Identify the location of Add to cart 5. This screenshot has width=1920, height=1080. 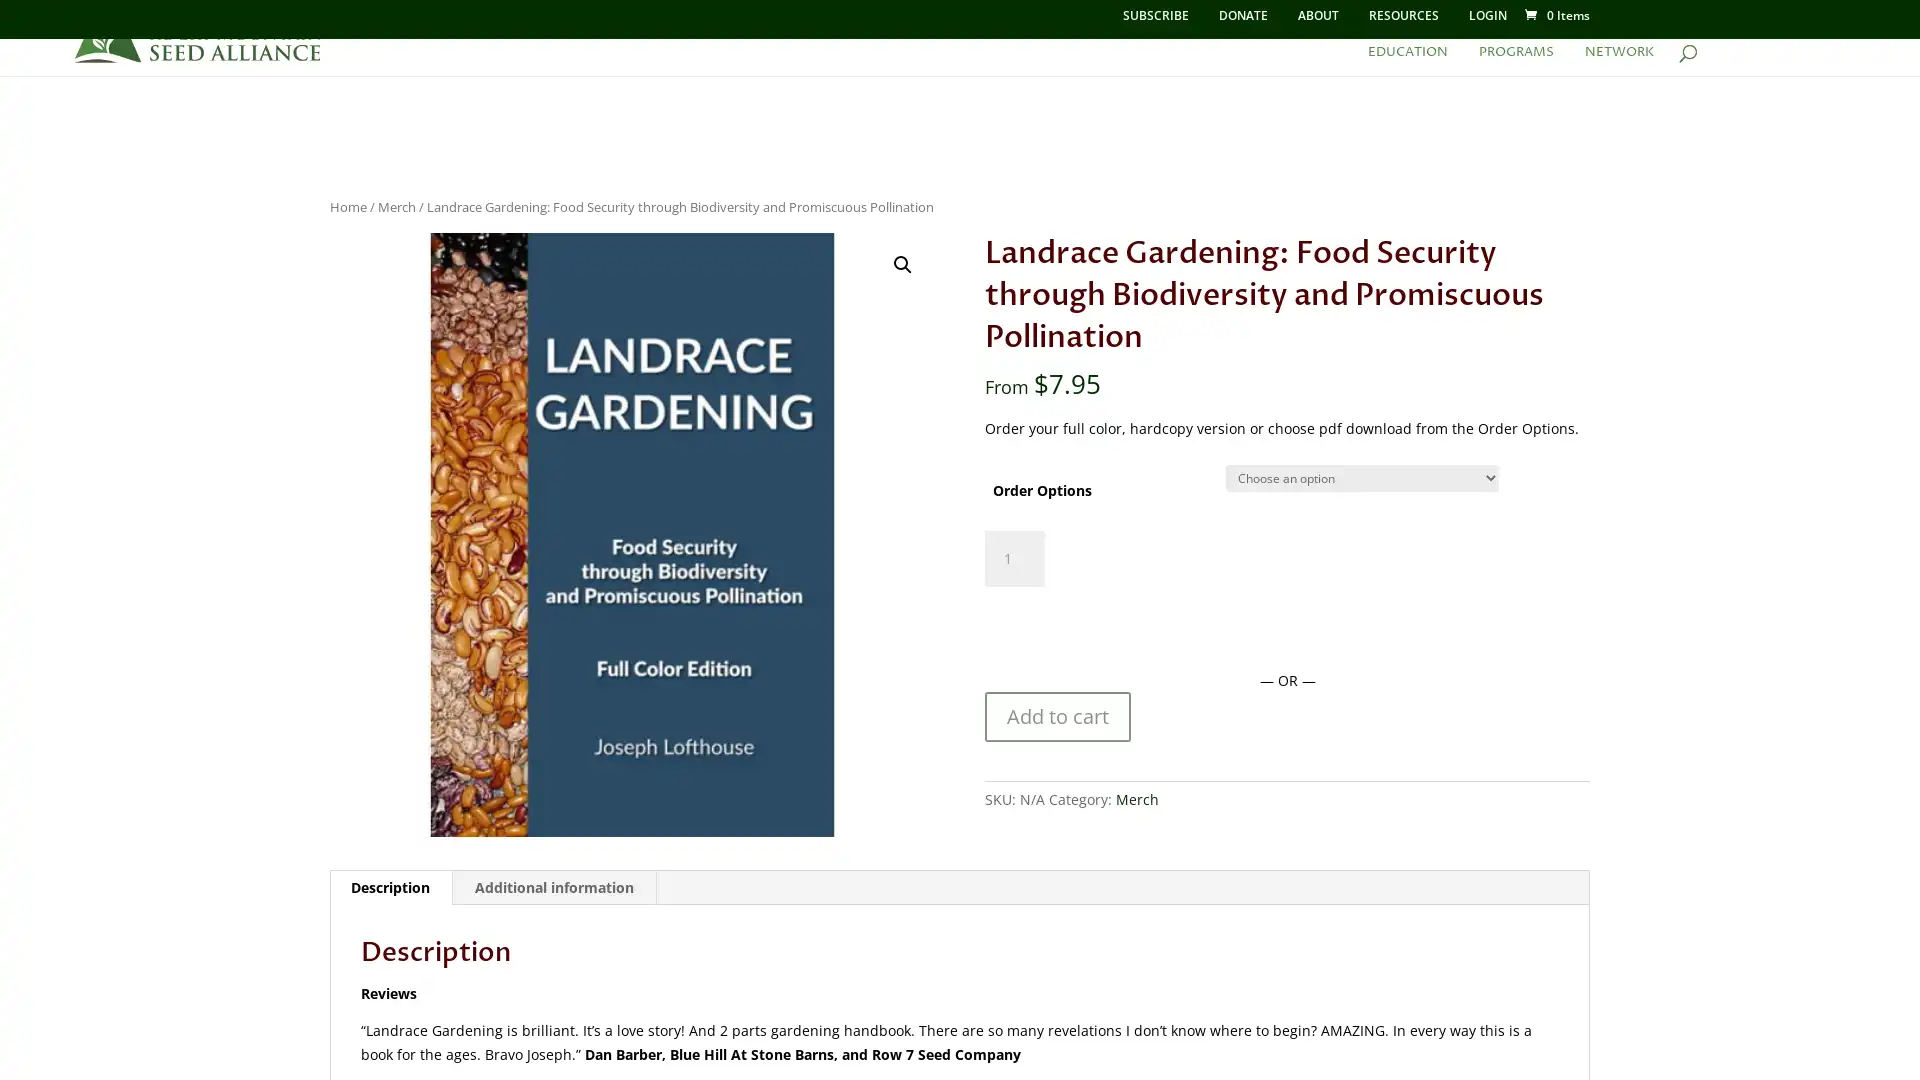
(1056, 716).